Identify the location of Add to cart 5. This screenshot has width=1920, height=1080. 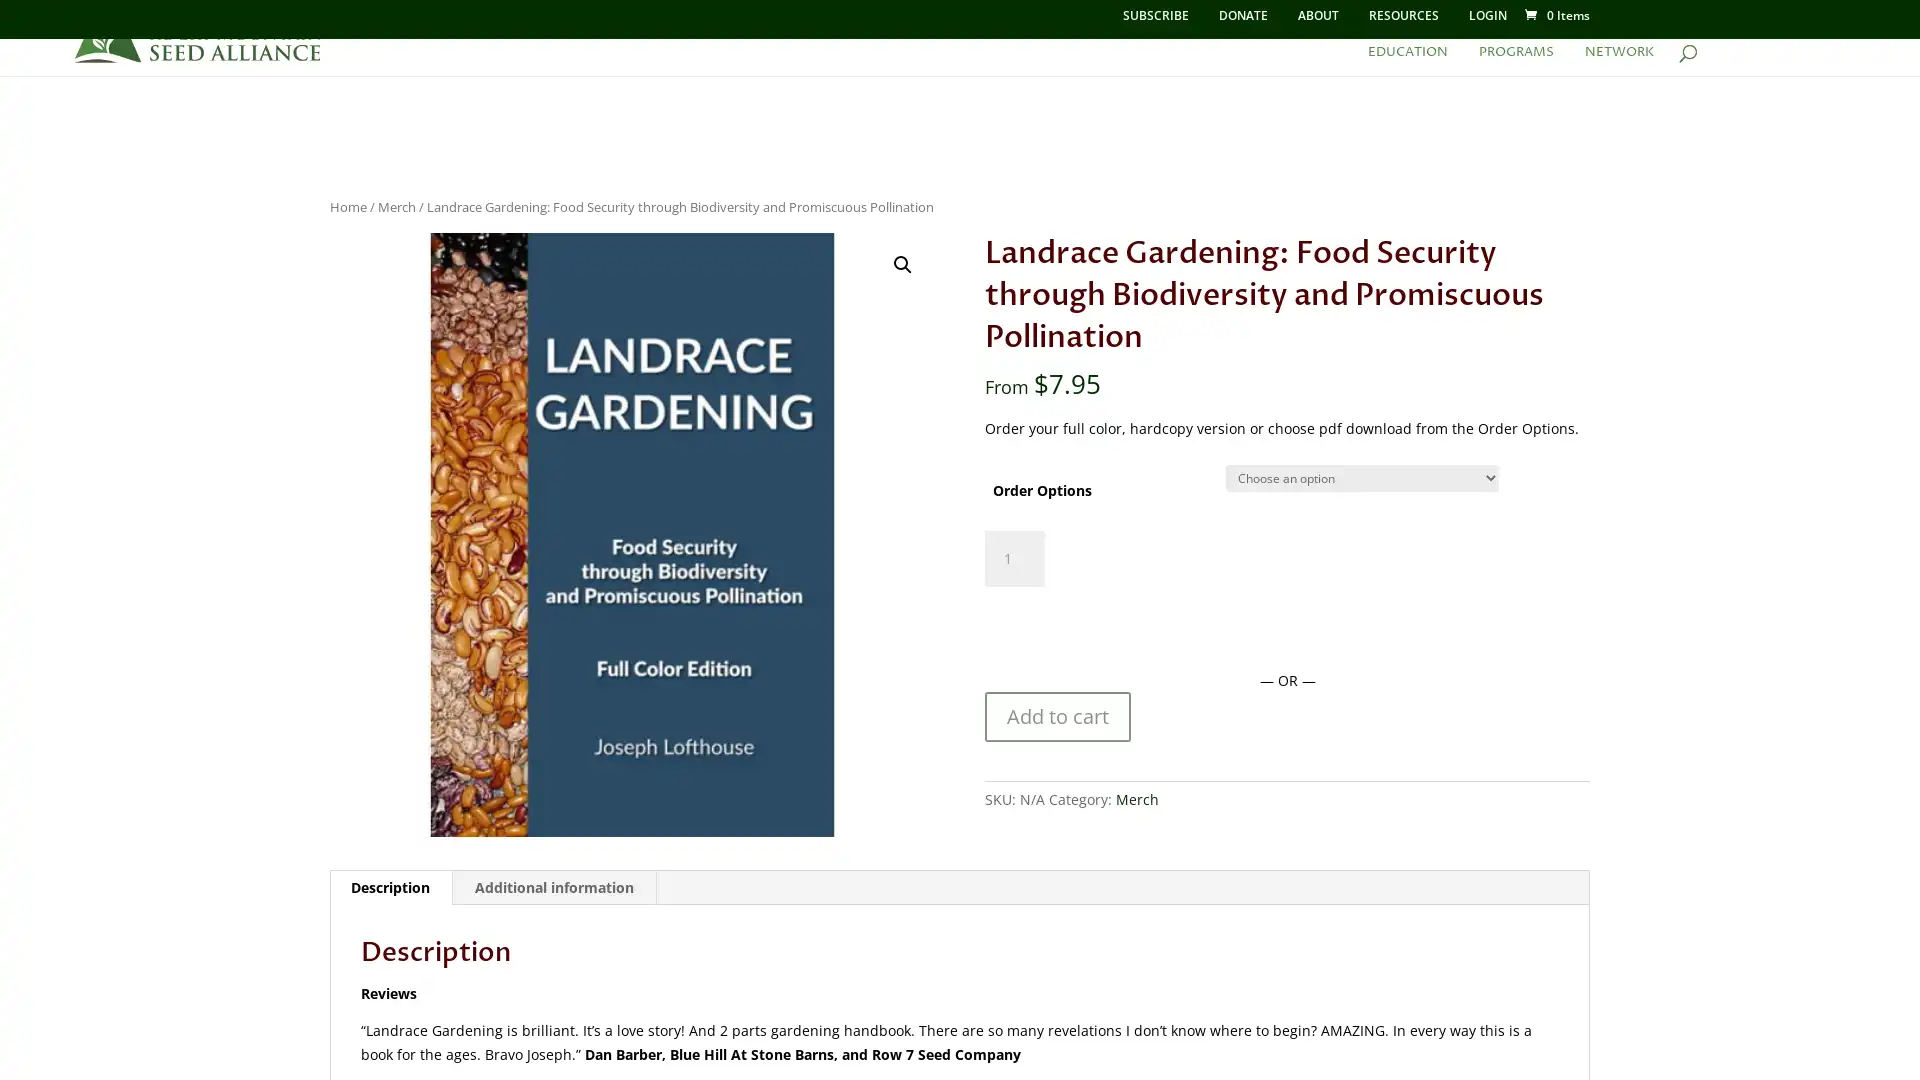
(1056, 716).